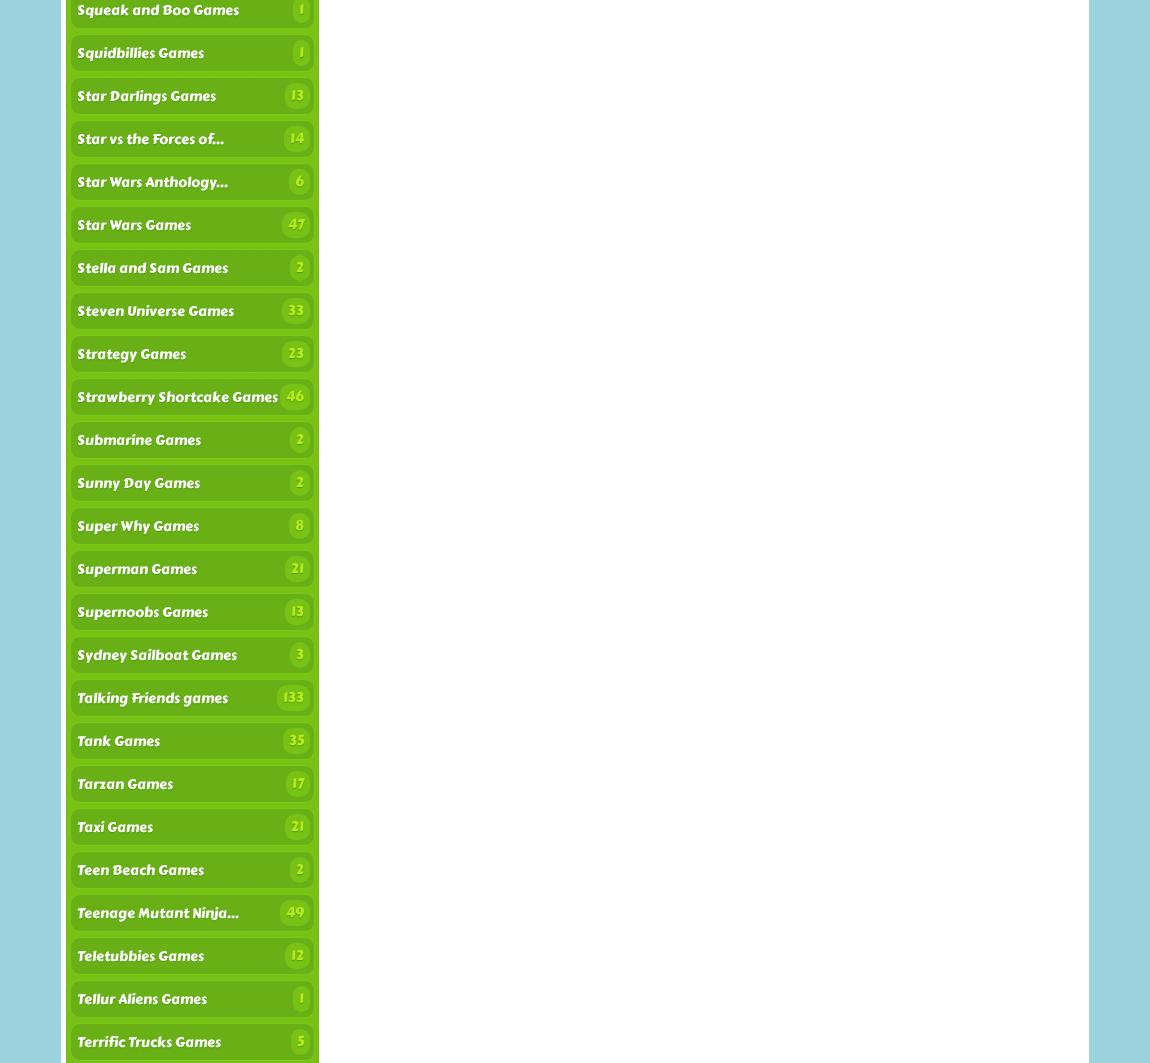  Describe the element at coordinates (293, 696) in the screenshot. I see `'133'` at that location.